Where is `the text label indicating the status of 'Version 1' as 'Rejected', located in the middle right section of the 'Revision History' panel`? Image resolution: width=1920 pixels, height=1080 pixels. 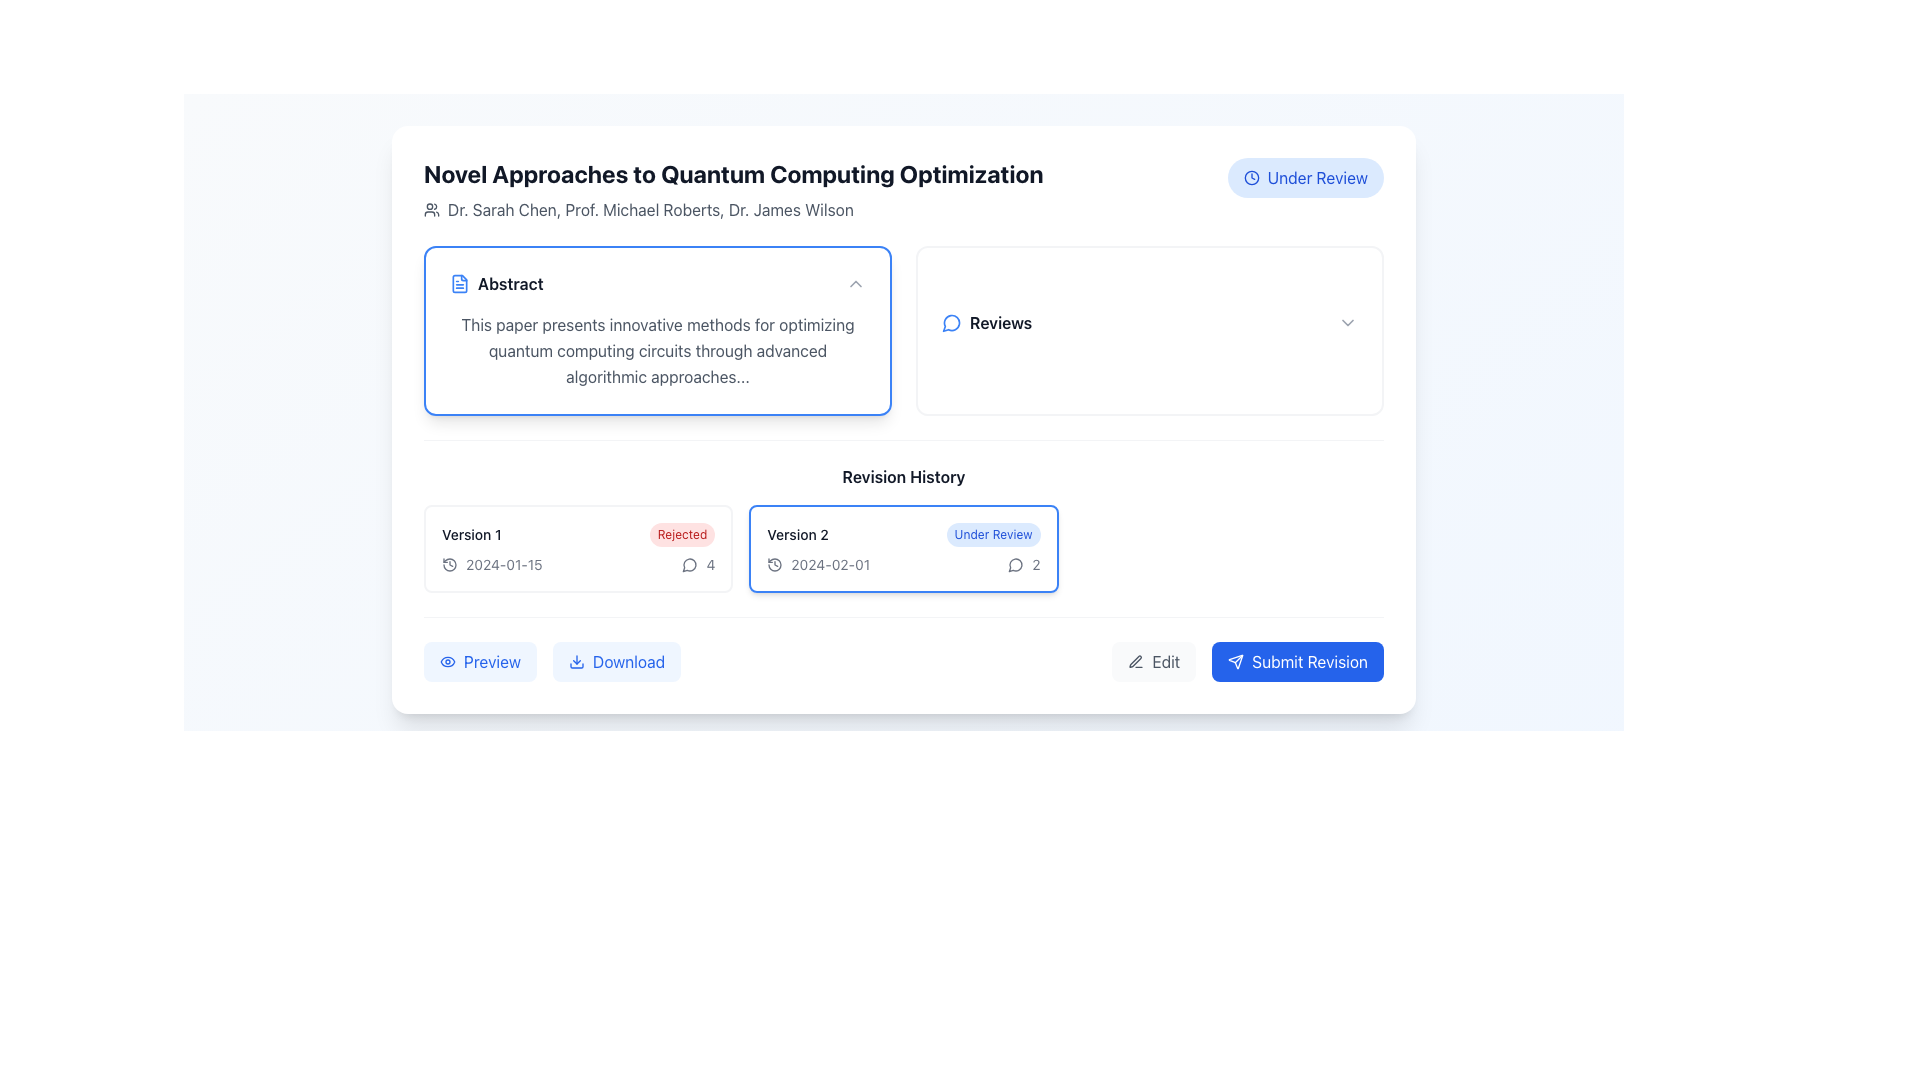 the text label indicating the status of 'Version 1' as 'Rejected', located in the middle right section of the 'Revision History' panel is located at coordinates (682, 534).